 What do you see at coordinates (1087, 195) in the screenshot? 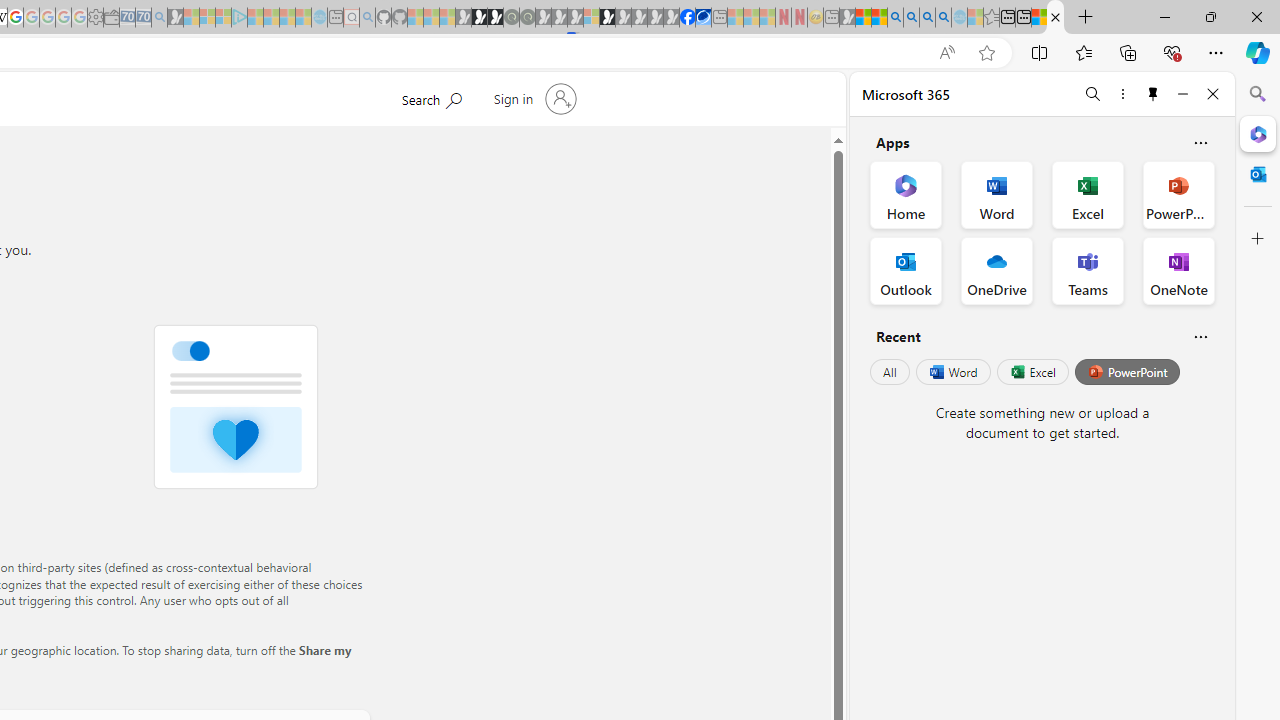
I see `'Excel Office App'` at bounding box center [1087, 195].